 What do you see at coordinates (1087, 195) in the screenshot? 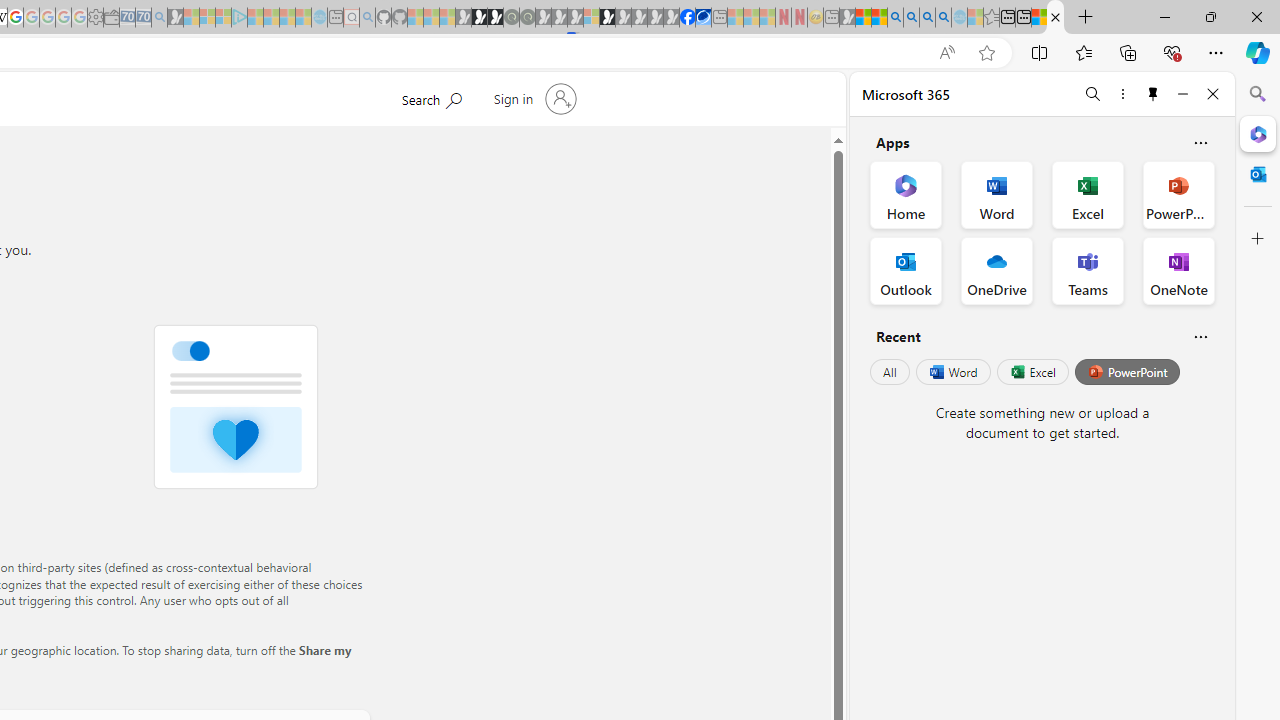
I see `'Excel Office App'` at bounding box center [1087, 195].